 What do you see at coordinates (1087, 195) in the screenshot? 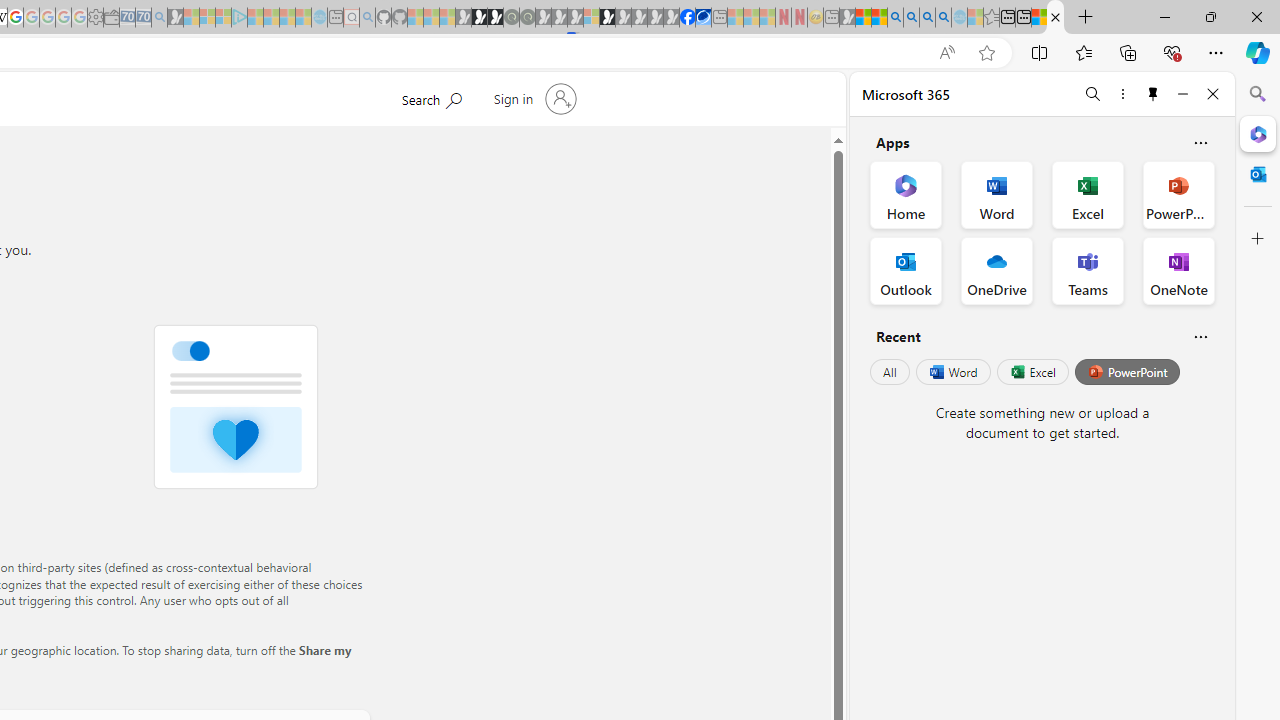
I see `'Excel Office App'` at bounding box center [1087, 195].